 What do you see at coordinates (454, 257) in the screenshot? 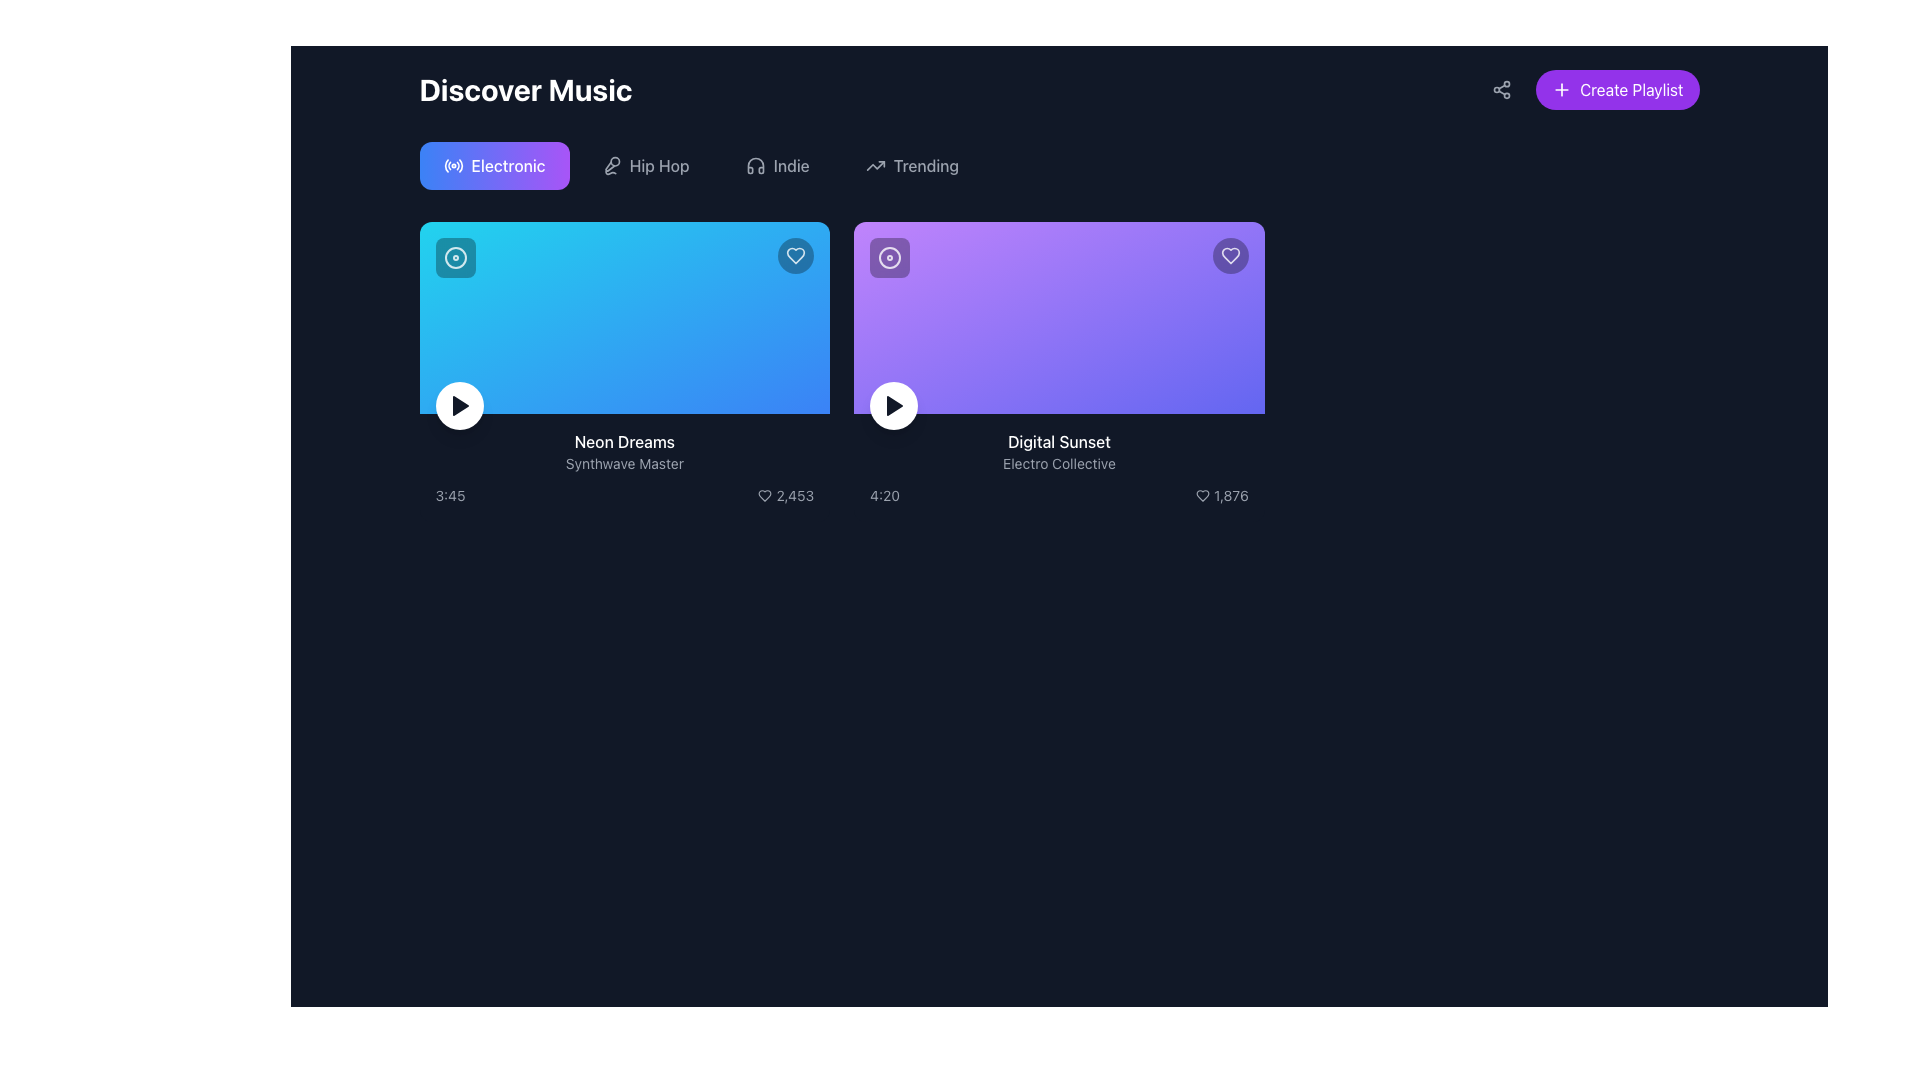
I see `the decorative black icon with a frosted blur effect located at the top-left corner of the 'Neon Dreams' card` at bounding box center [454, 257].